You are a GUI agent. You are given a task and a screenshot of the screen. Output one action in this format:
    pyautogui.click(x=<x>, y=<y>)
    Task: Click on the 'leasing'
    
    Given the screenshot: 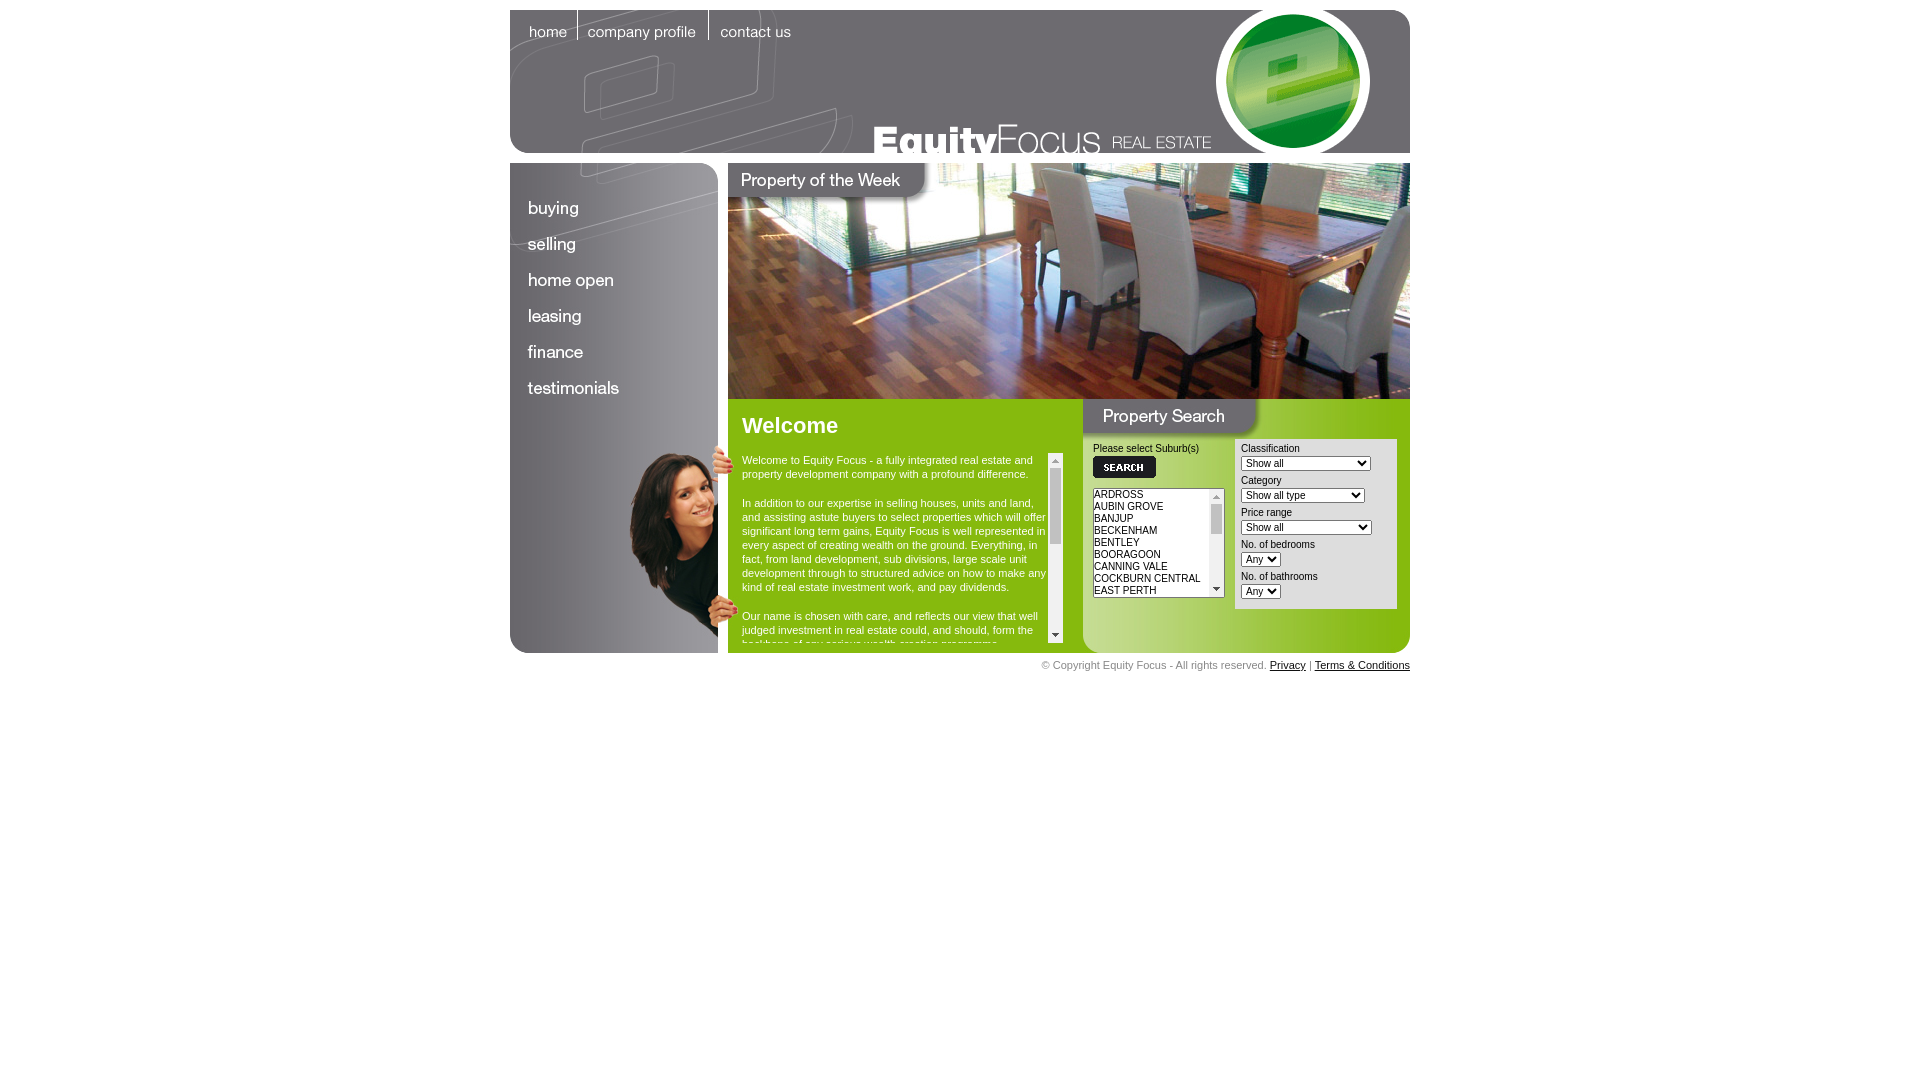 What is the action you would take?
    pyautogui.click(x=509, y=315)
    